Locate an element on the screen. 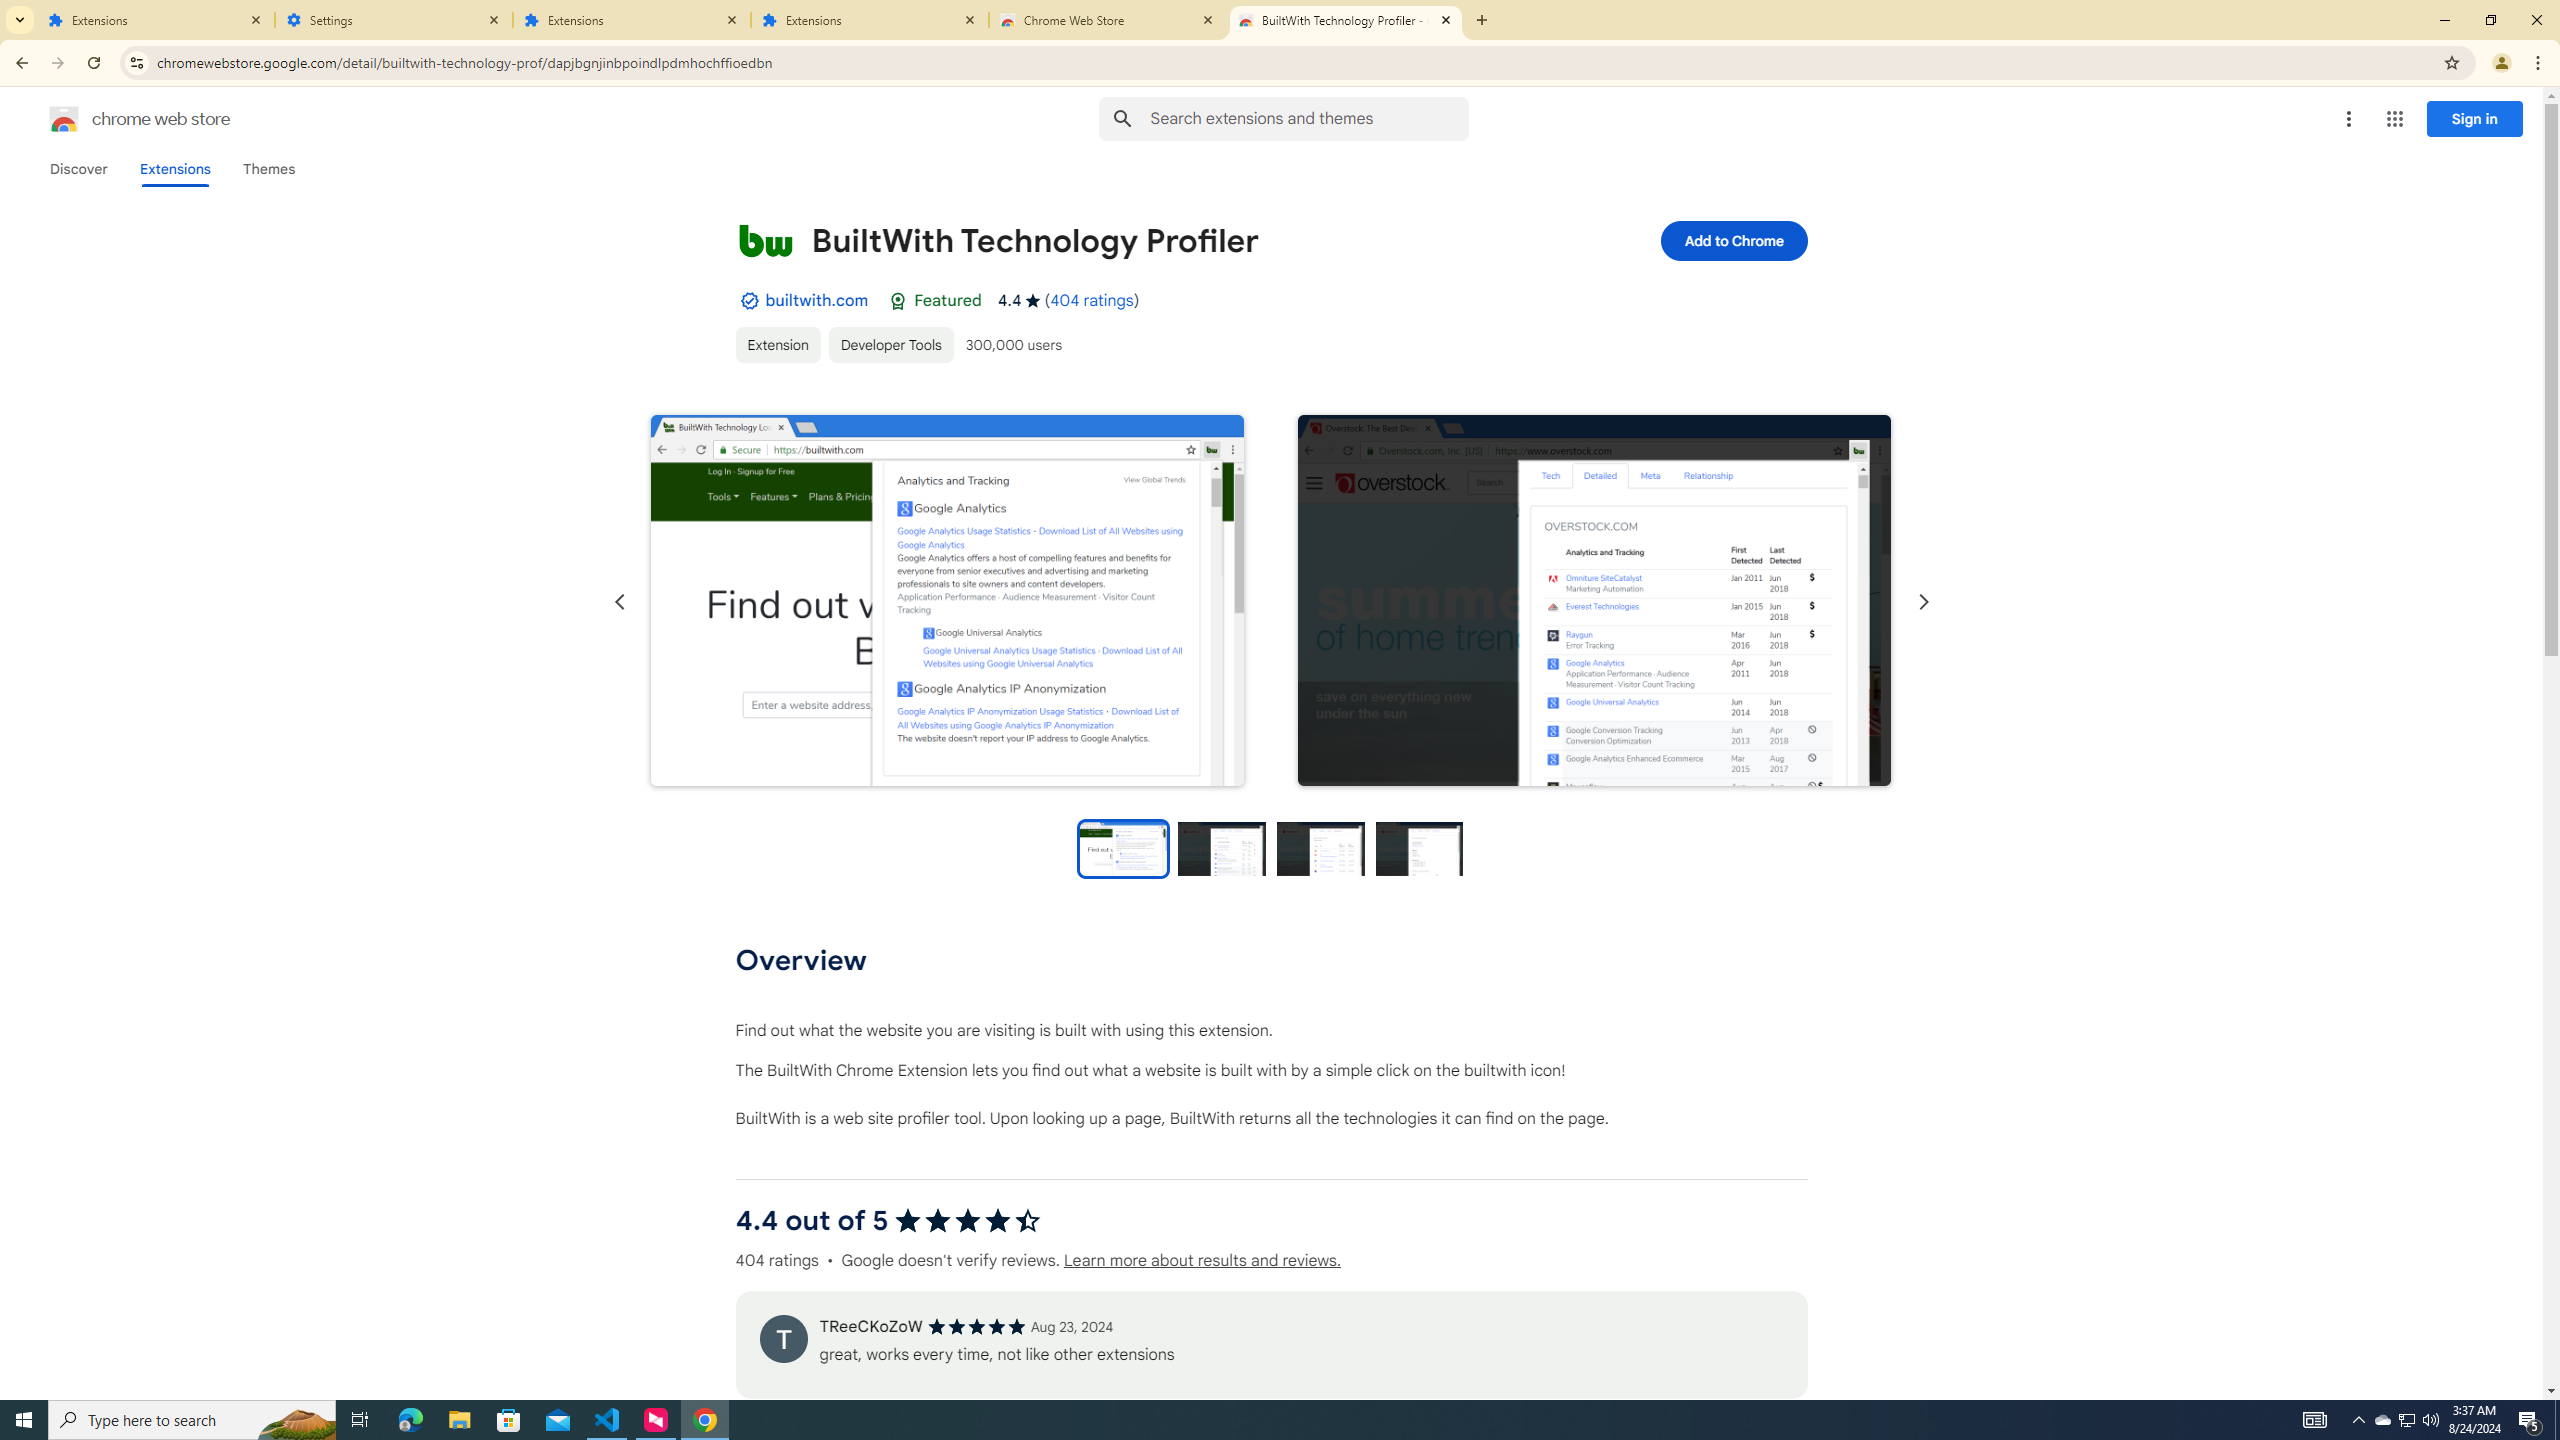 This screenshot has width=2560, height=1440. 'Featured Badge' is located at coordinates (897, 299).